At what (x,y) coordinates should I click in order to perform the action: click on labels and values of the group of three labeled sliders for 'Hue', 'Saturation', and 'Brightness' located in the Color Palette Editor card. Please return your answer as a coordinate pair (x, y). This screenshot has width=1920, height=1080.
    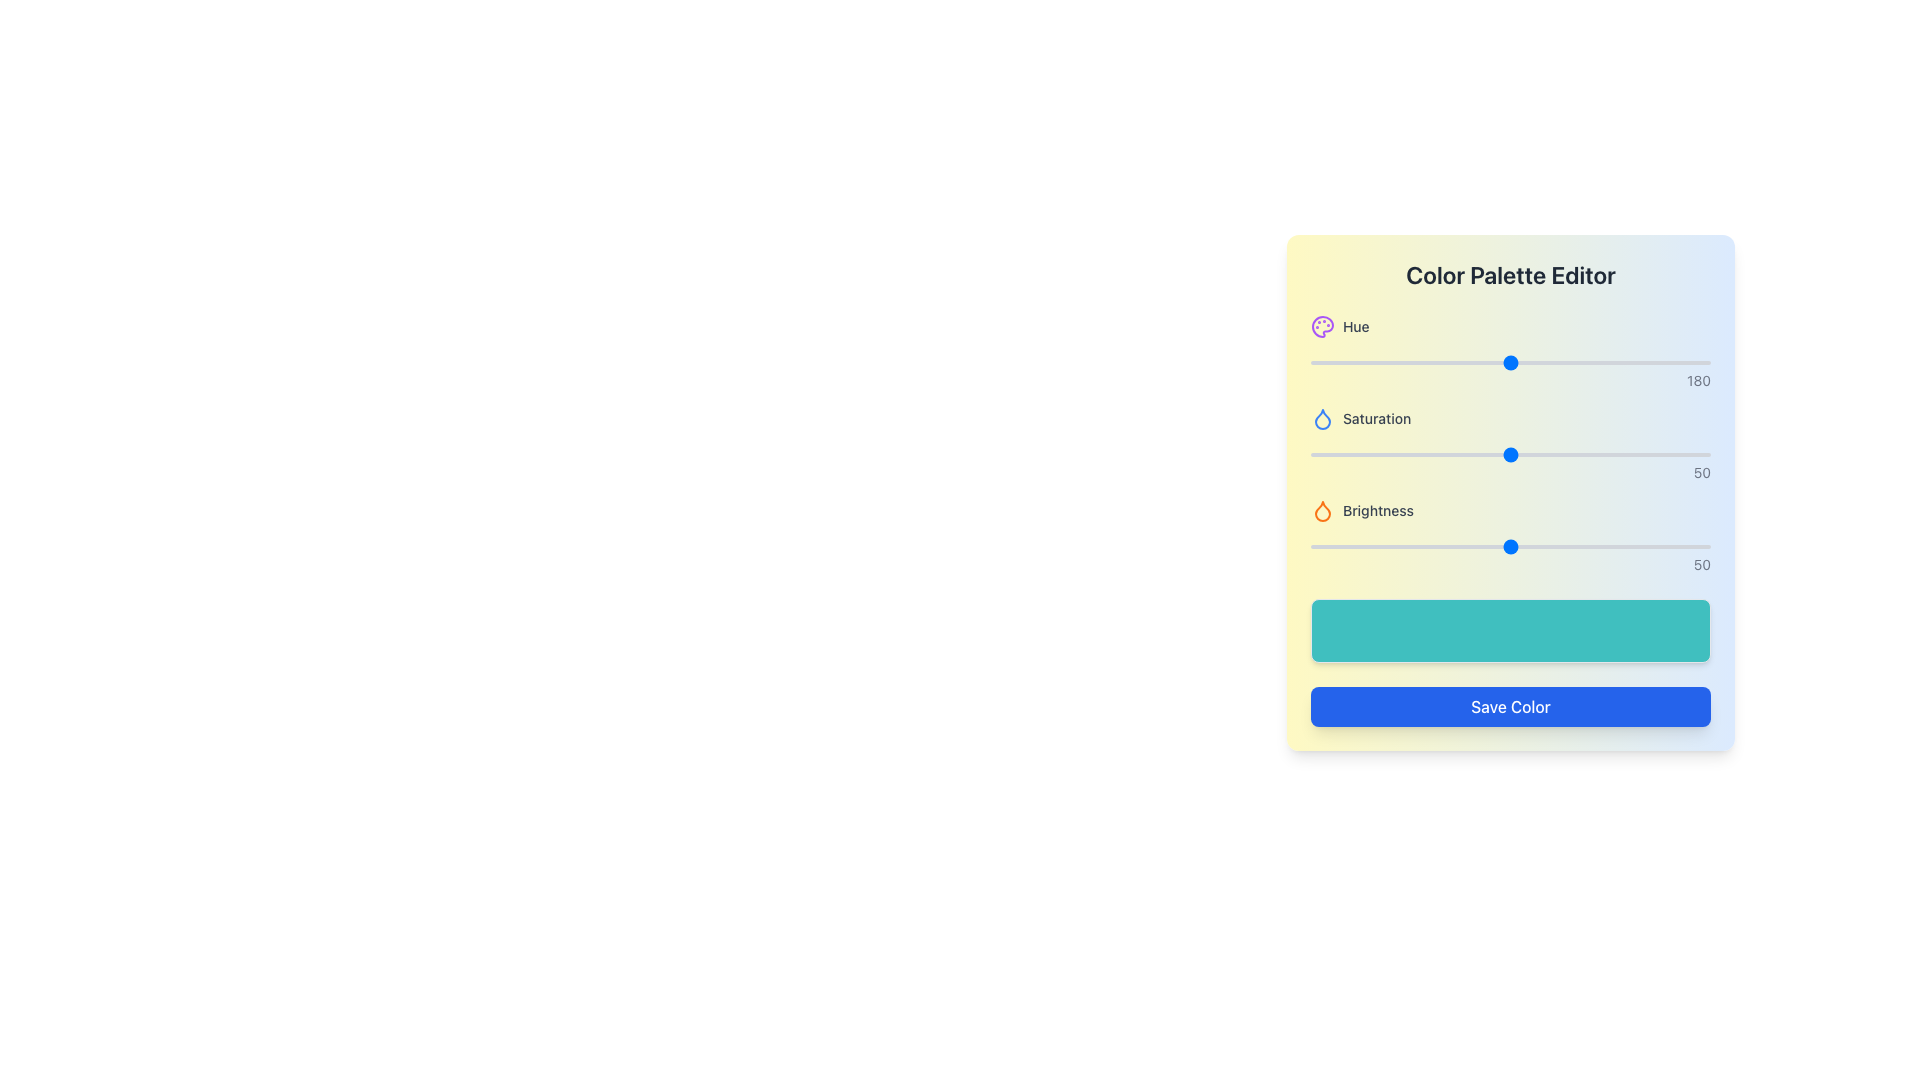
    Looking at the image, I should click on (1511, 443).